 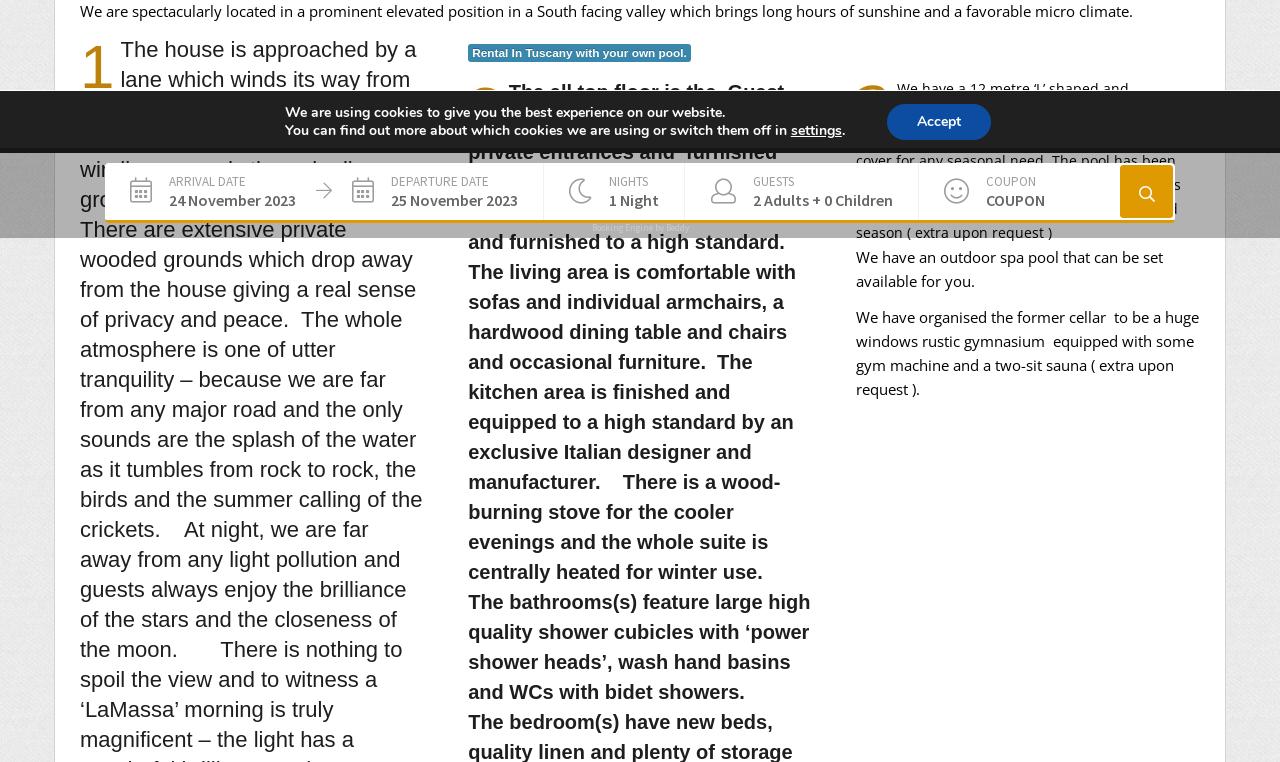 I want to click on 'We have an outdoor spa pool that can be set available for you.', so click(x=1009, y=266).